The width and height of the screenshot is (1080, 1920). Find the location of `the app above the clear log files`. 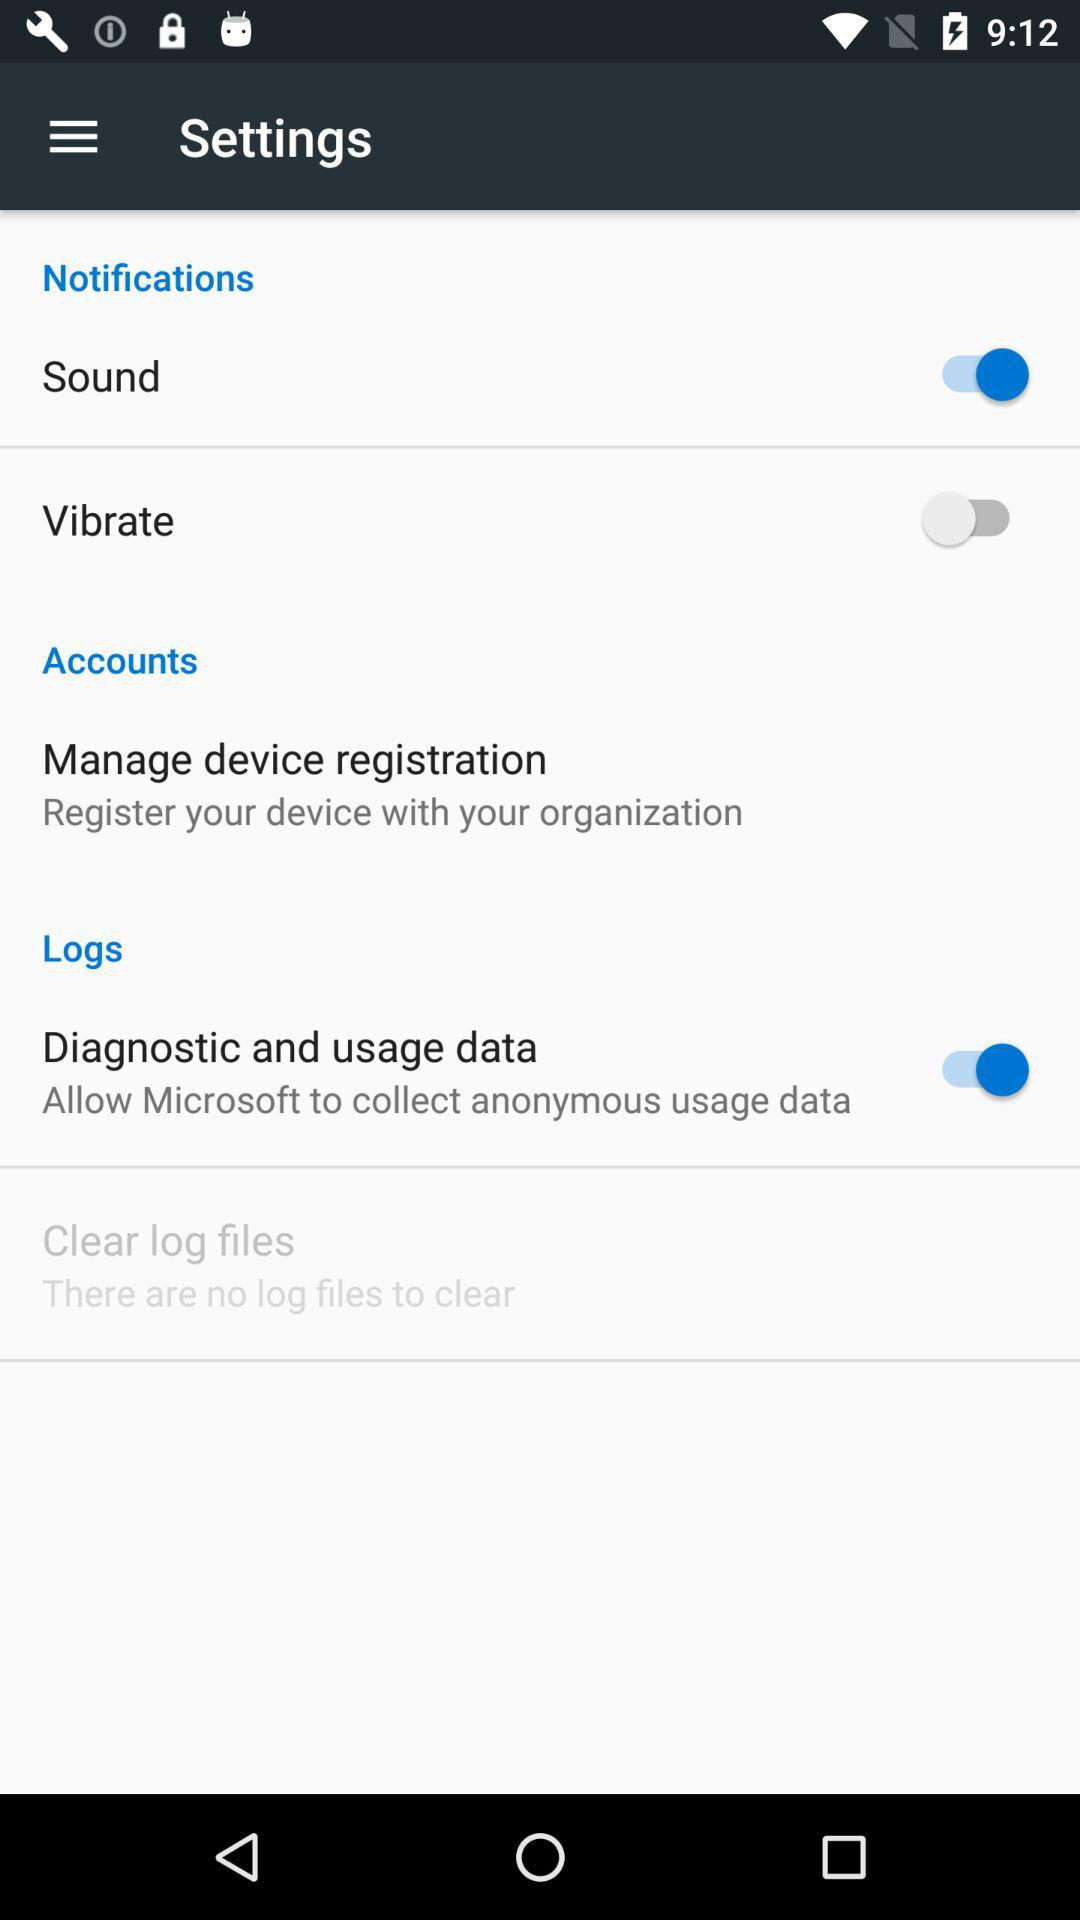

the app above the clear log files is located at coordinates (446, 1097).